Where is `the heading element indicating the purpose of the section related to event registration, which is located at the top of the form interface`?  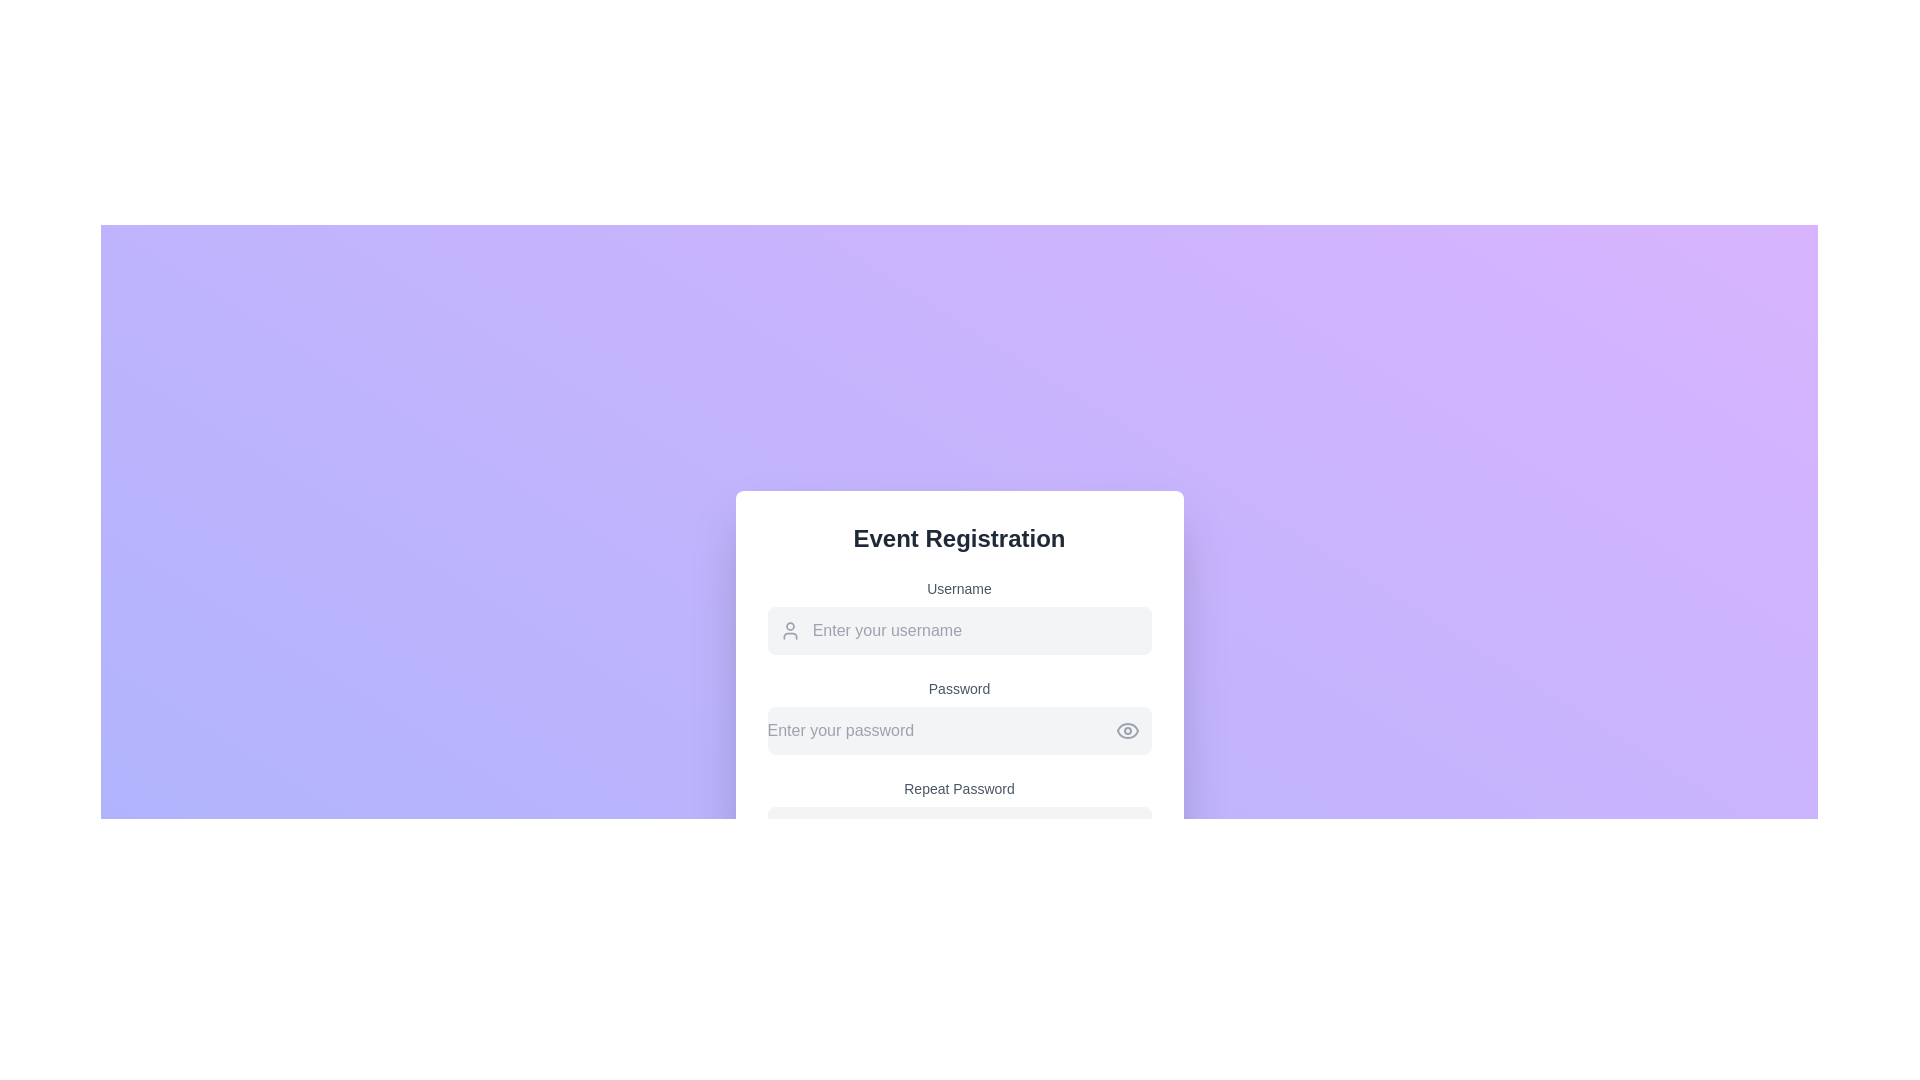
the heading element indicating the purpose of the section related to event registration, which is located at the top of the form interface is located at coordinates (958, 538).